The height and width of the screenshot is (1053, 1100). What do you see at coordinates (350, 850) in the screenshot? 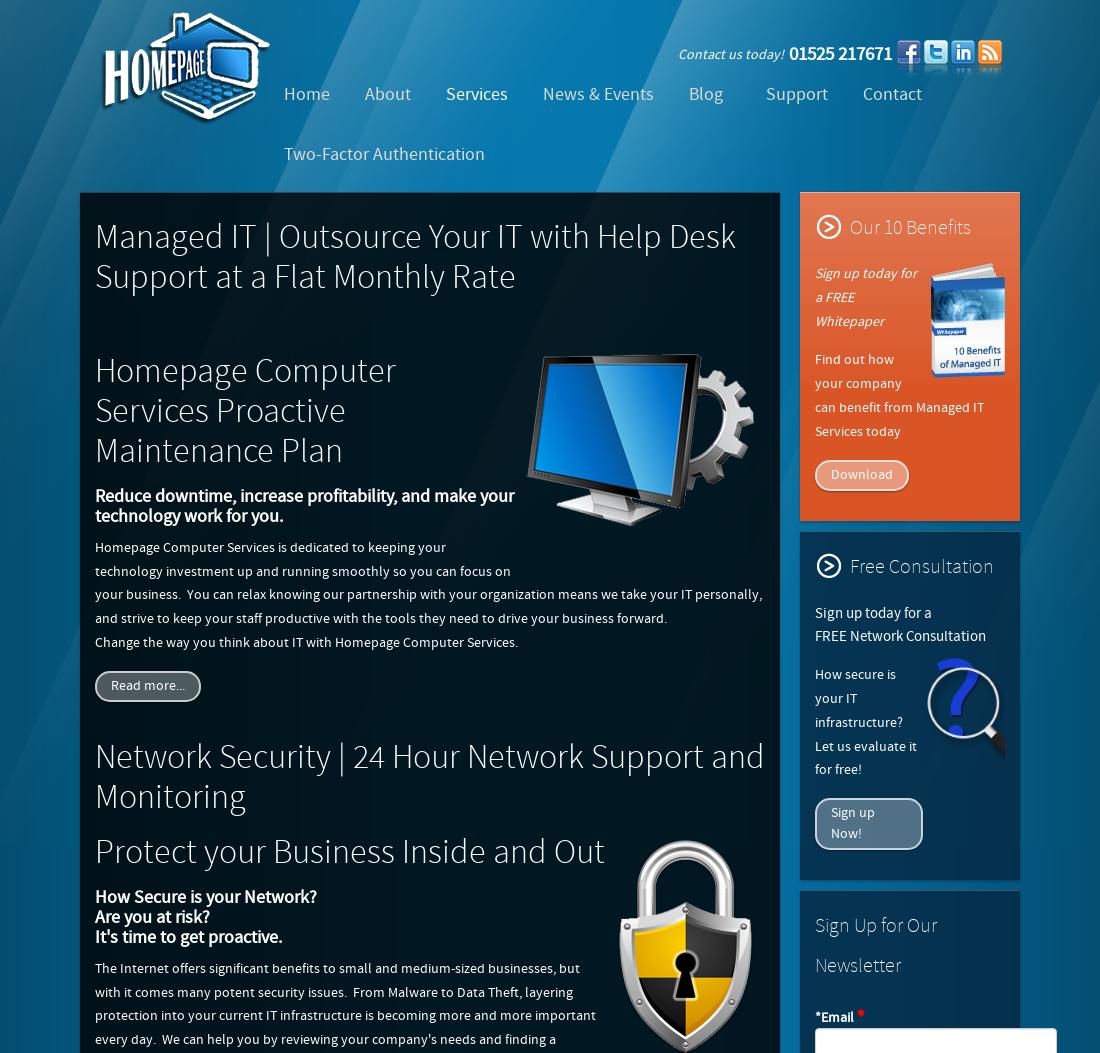
I see `'Protect your Business Inside and Out'` at bounding box center [350, 850].